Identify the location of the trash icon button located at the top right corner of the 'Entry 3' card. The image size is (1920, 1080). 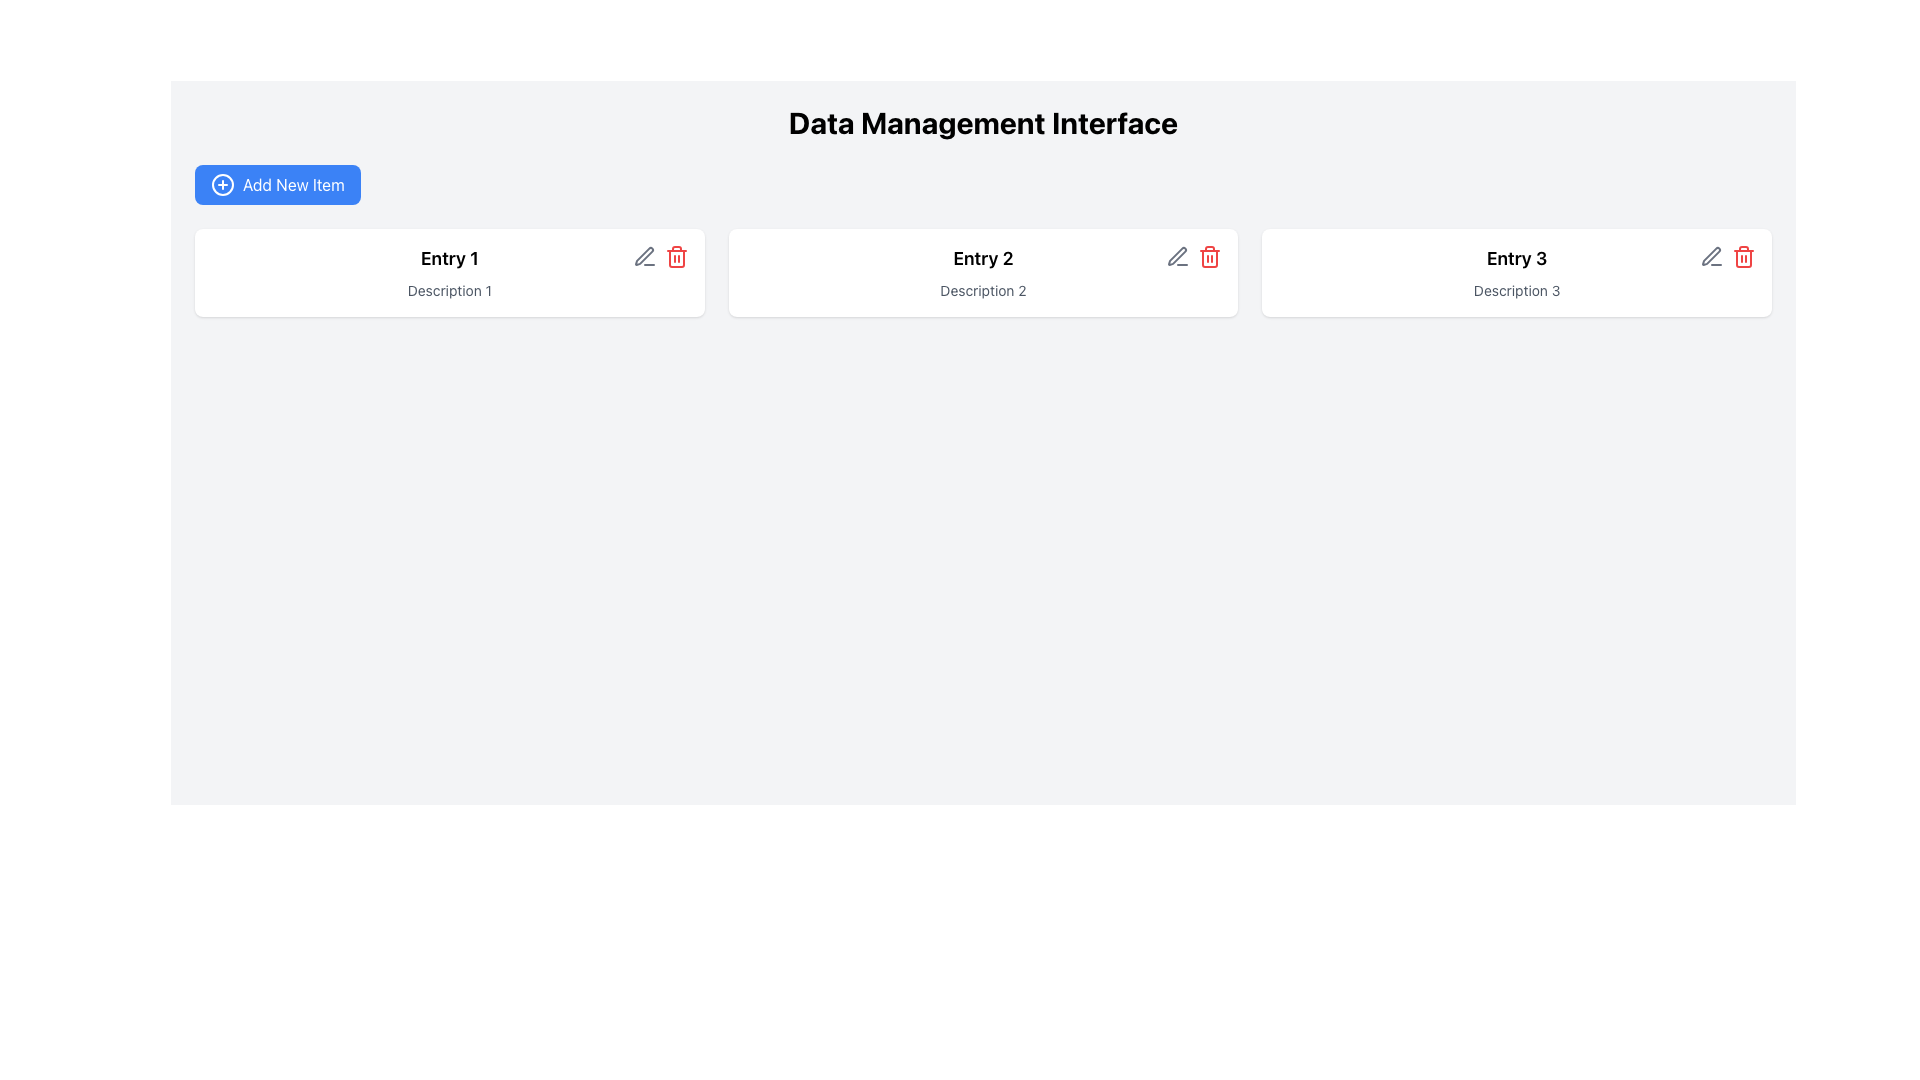
(1742, 257).